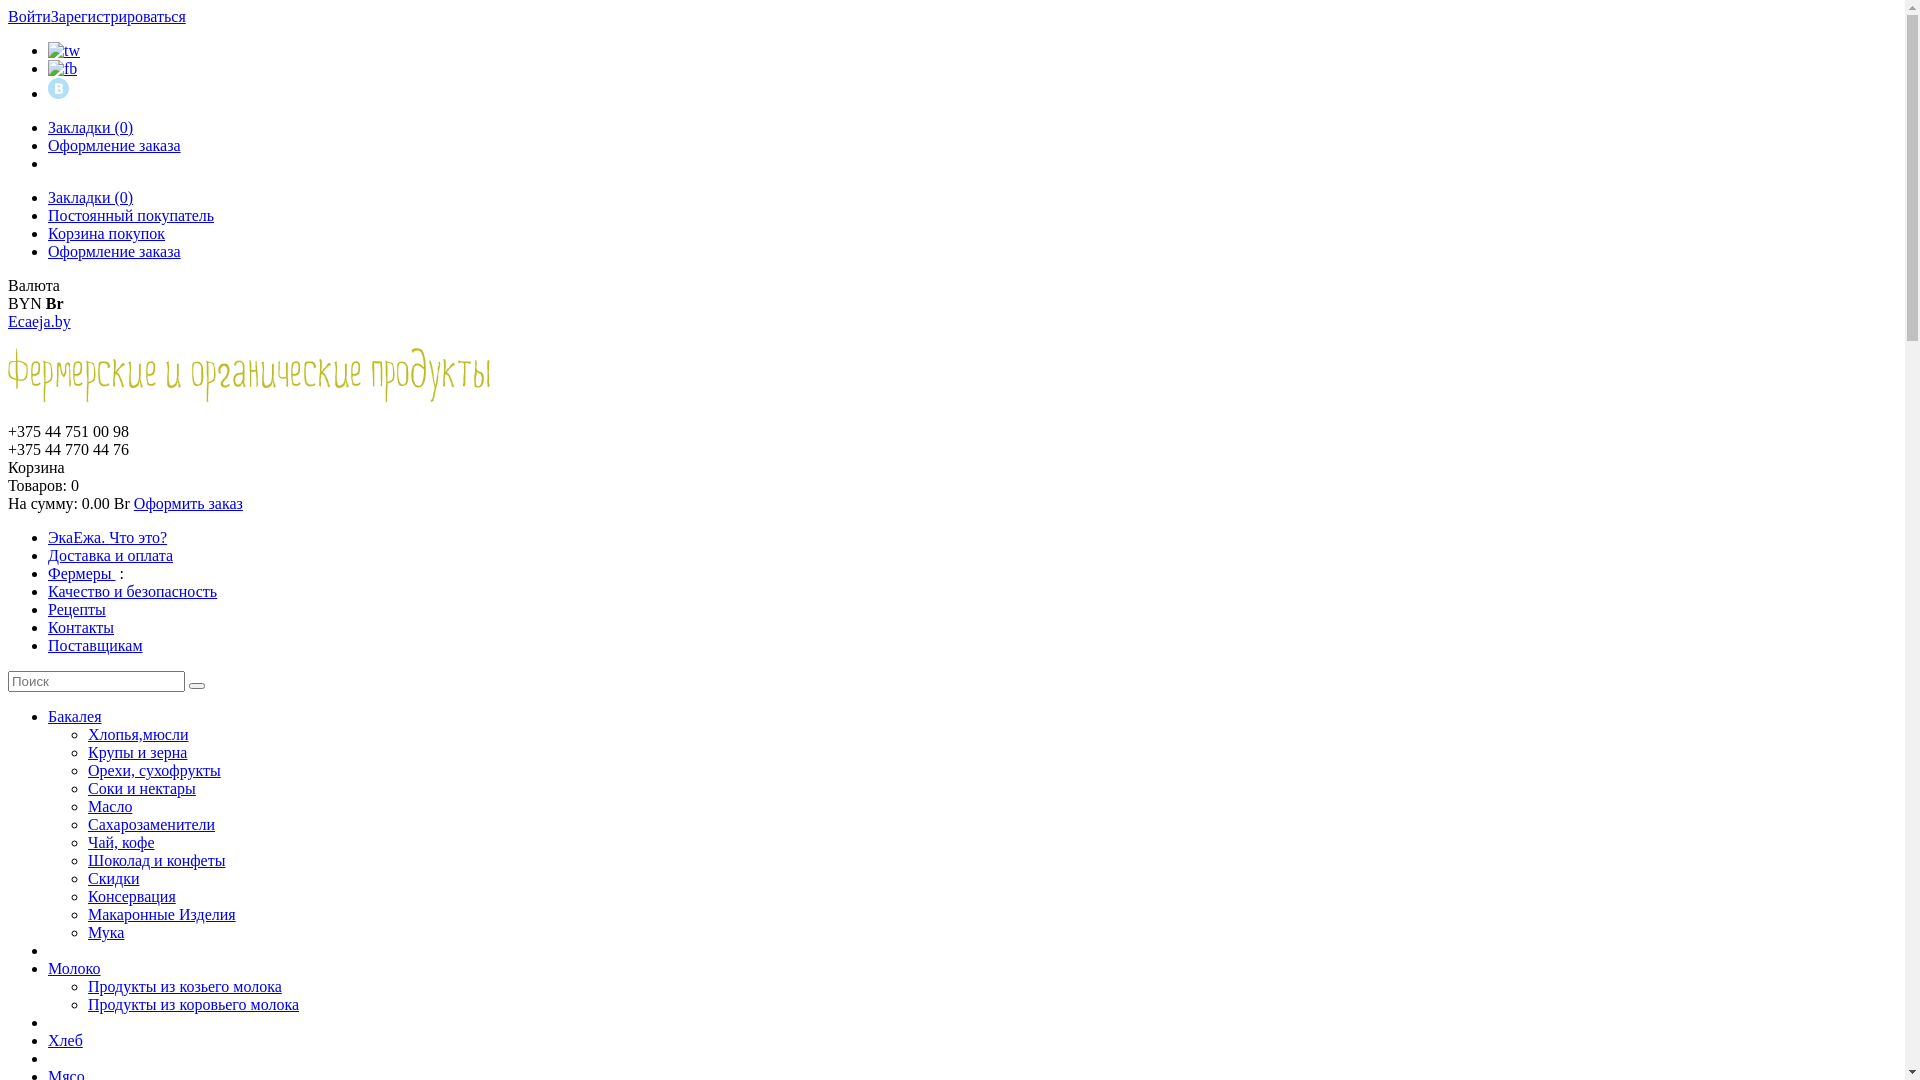 This screenshot has width=1920, height=1080. What do you see at coordinates (54, 303) in the screenshot?
I see `'Br'` at bounding box center [54, 303].